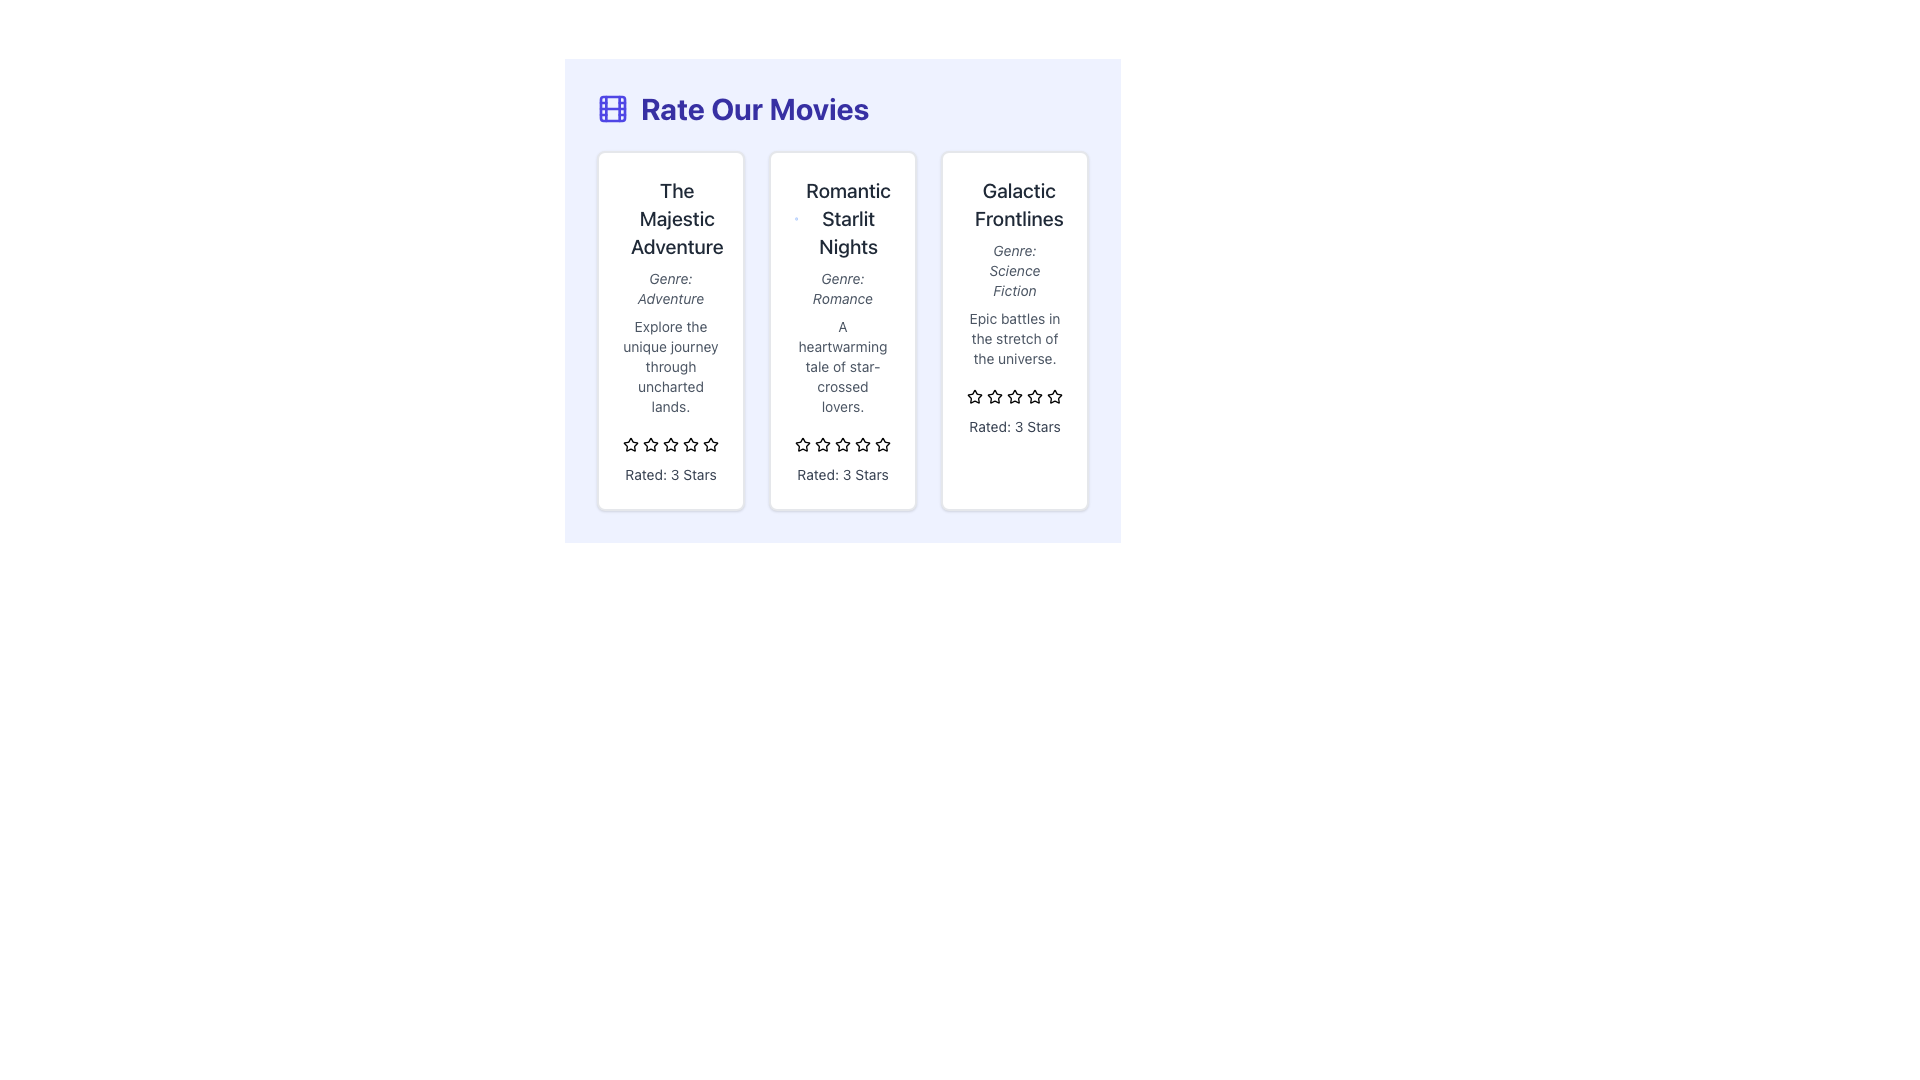 The image size is (1920, 1080). What do you see at coordinates (1054, 397) in the screenshot?
I see `the inactive star icon (sixth in the sequence) in the movie rating card titled 'Galactic Frontlines'` at bounding box center [1054, 397].